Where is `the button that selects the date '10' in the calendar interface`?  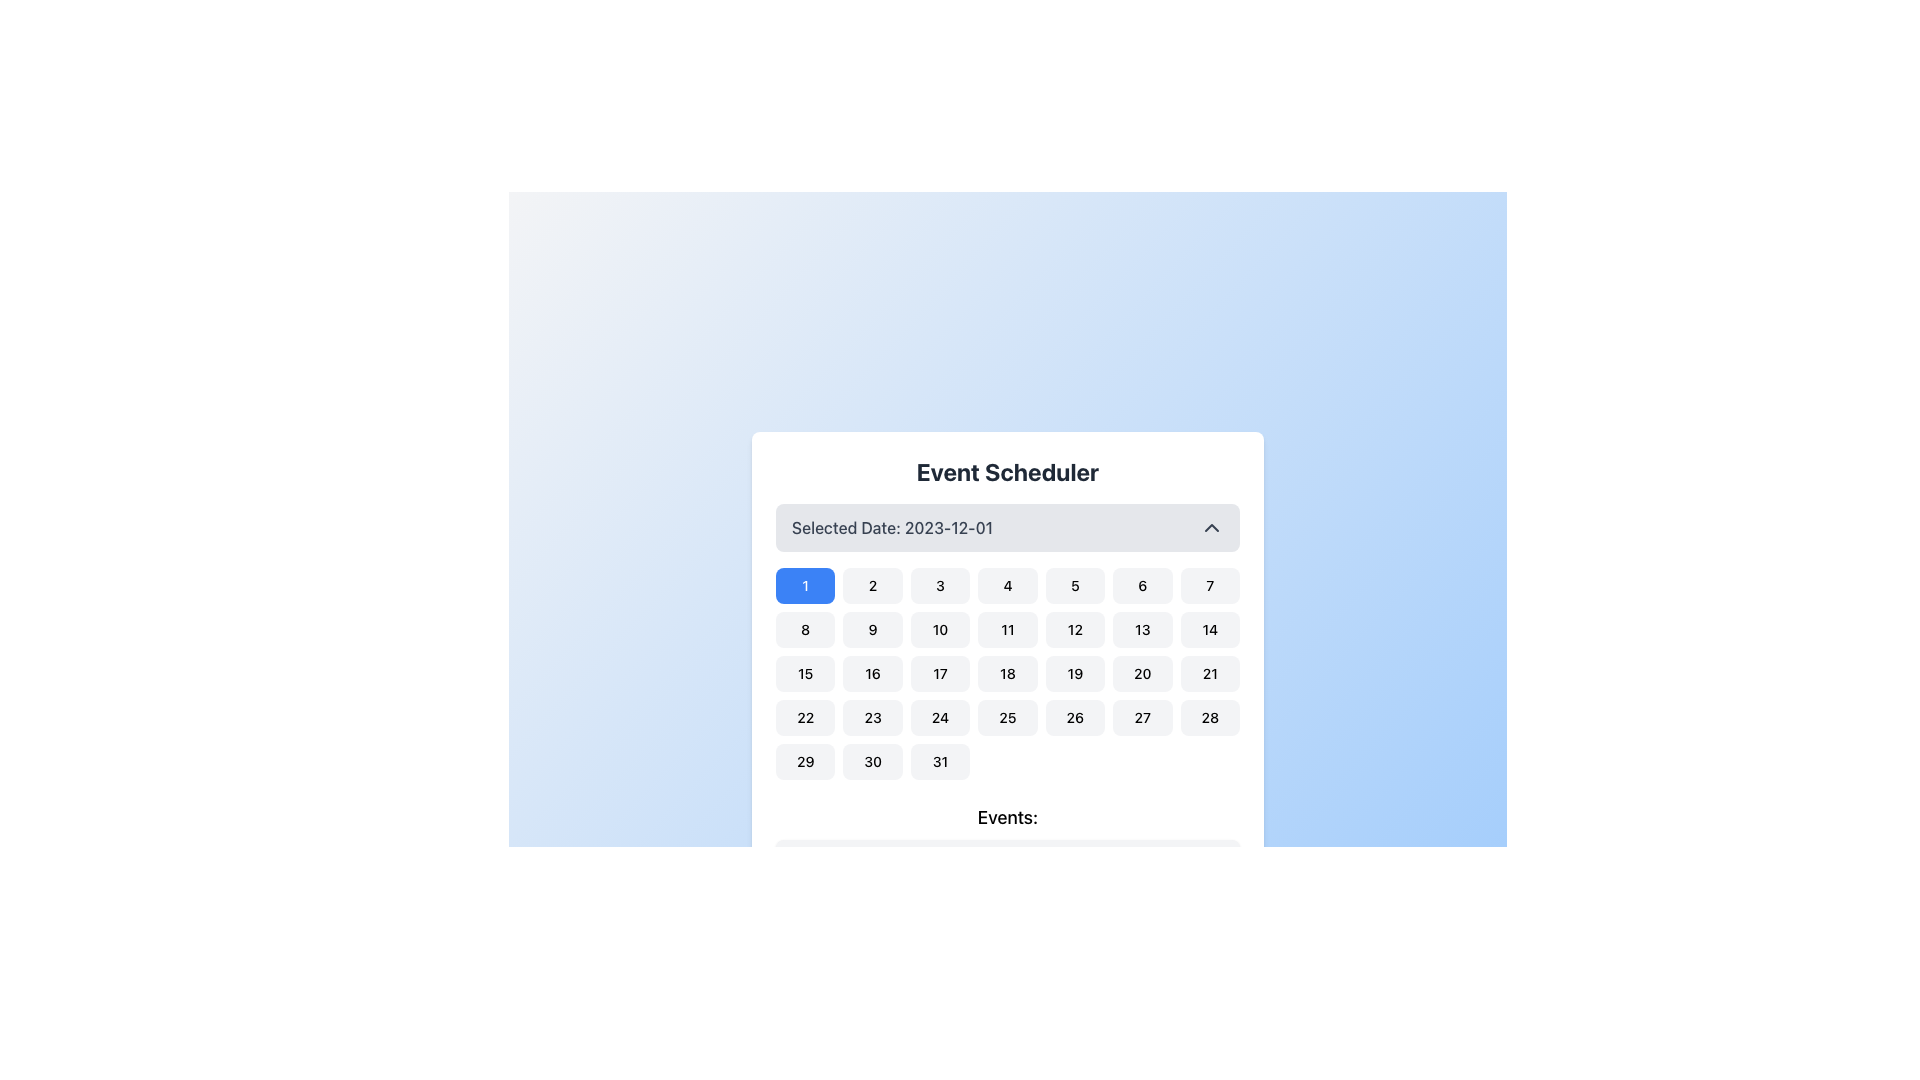 the button that selects the date '10' in the calendar interface is located at coordinates (939, 628).